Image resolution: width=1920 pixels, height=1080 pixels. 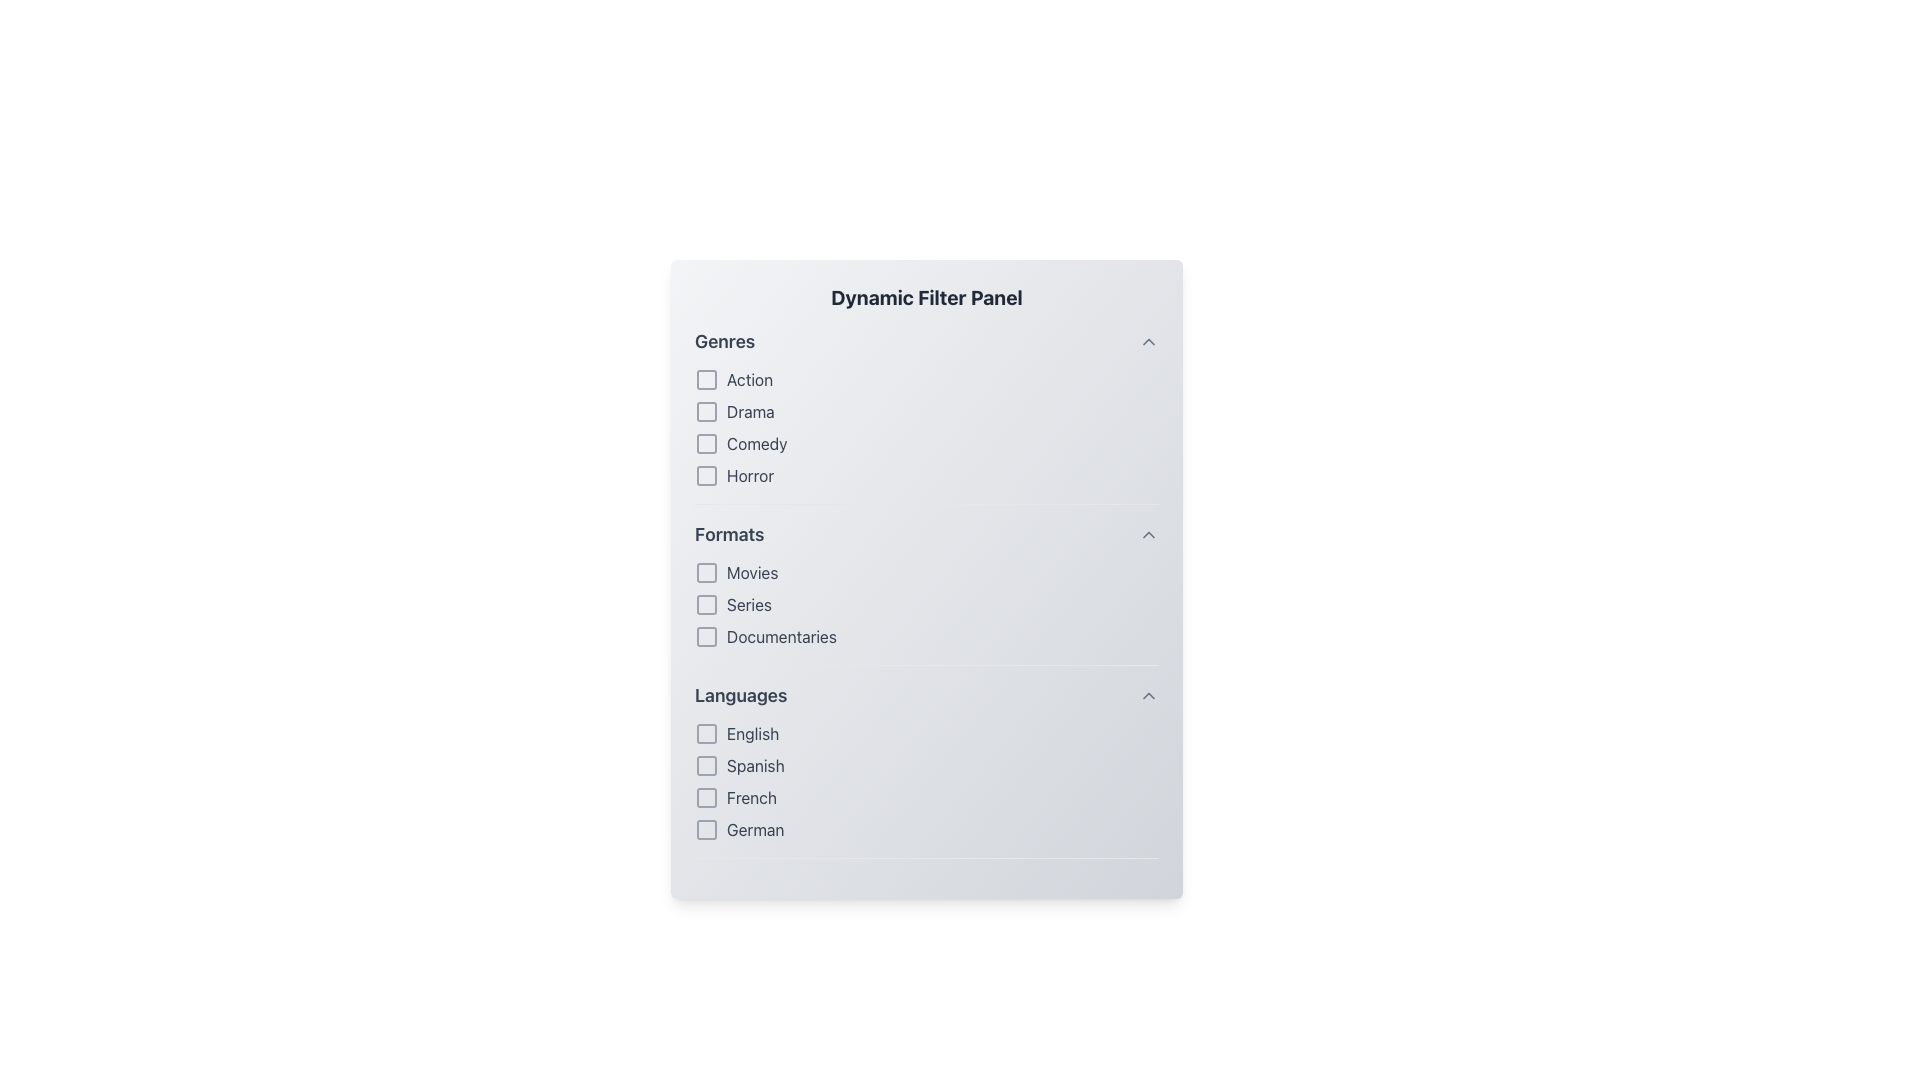 I want to click on on the checkbox located beside the 'Horror' label in the 'Genres' section of the filter panel, so click(x=706, y=475).